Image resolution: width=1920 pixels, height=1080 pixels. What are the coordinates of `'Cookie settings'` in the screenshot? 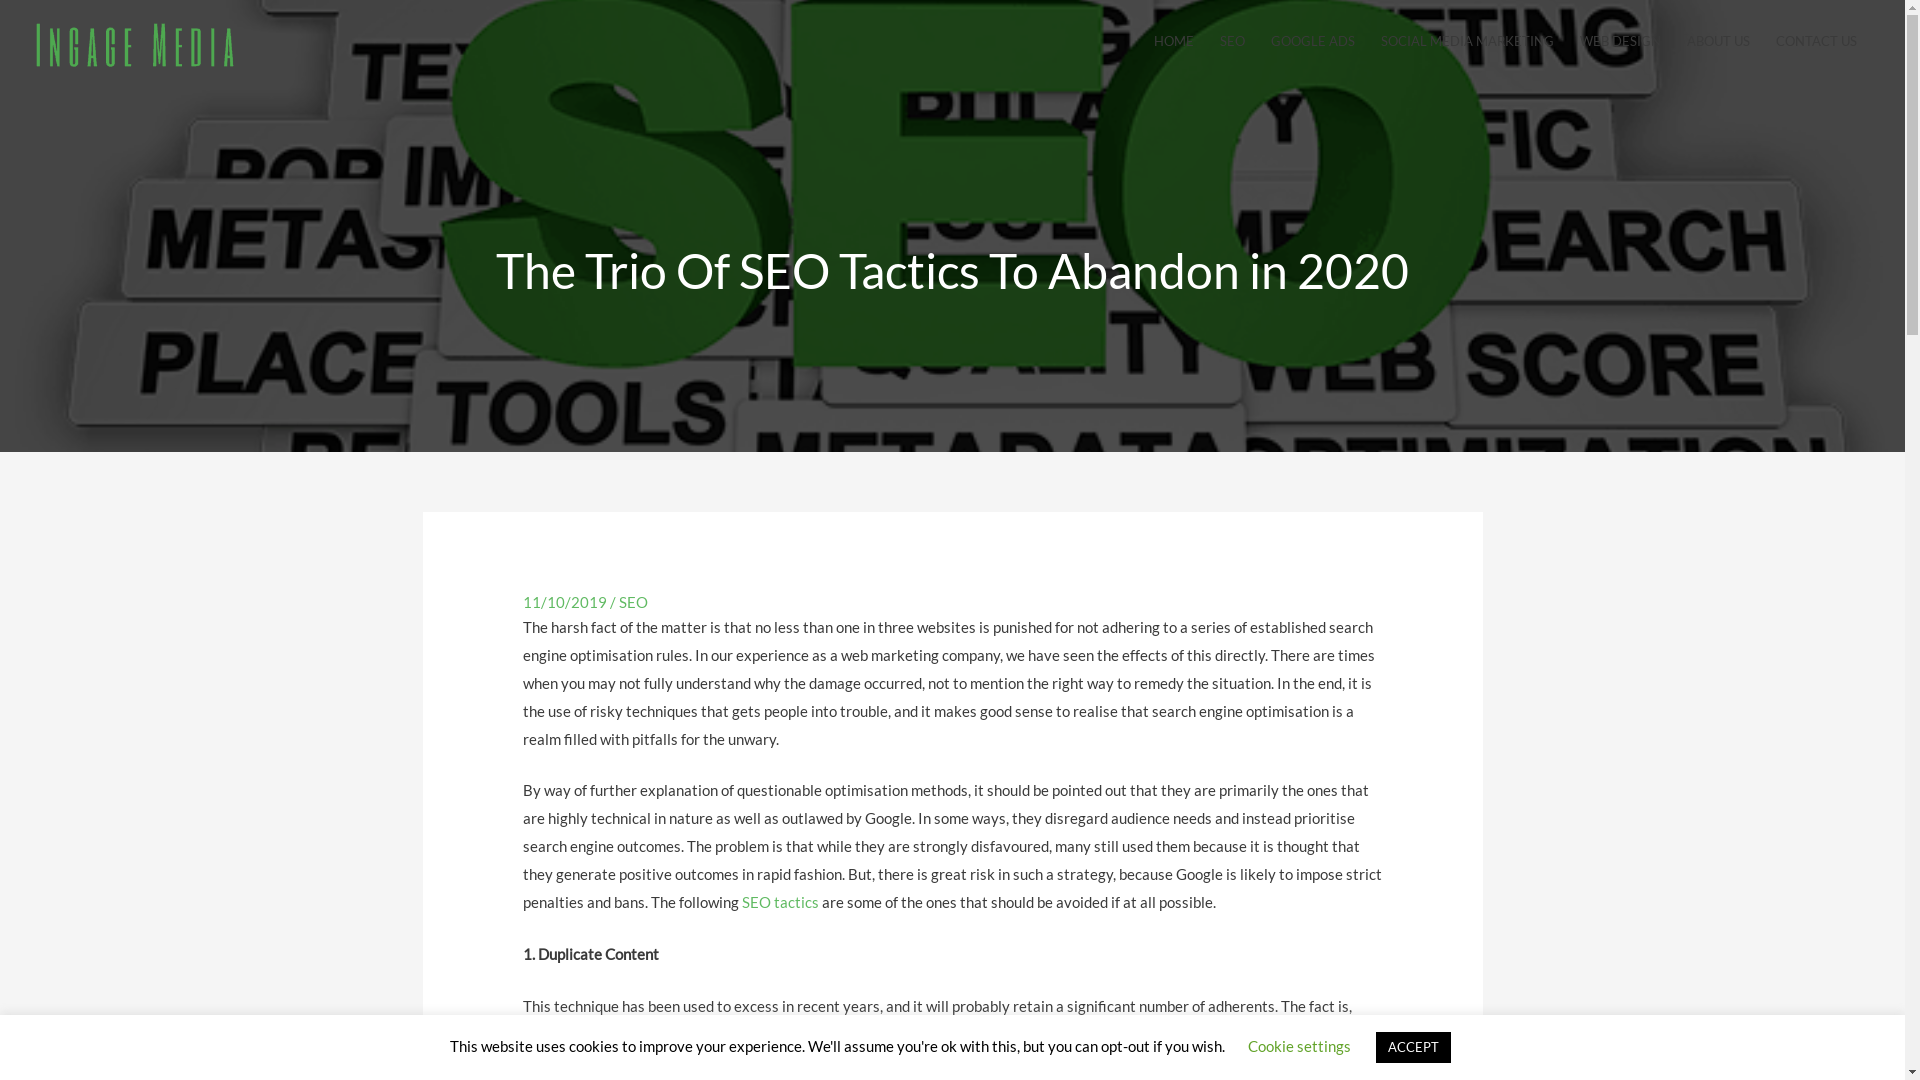 It's located at (1299, 1044).